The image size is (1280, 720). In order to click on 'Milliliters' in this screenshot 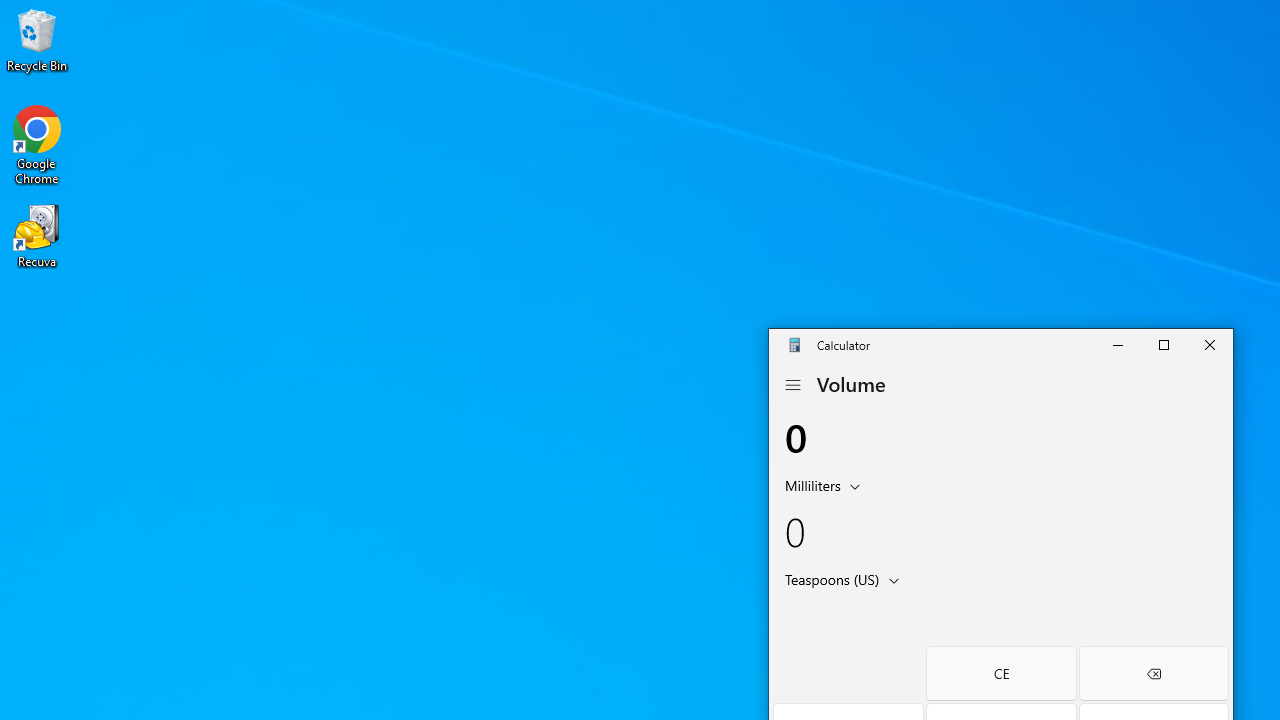, I will do `click(810, 484)`.